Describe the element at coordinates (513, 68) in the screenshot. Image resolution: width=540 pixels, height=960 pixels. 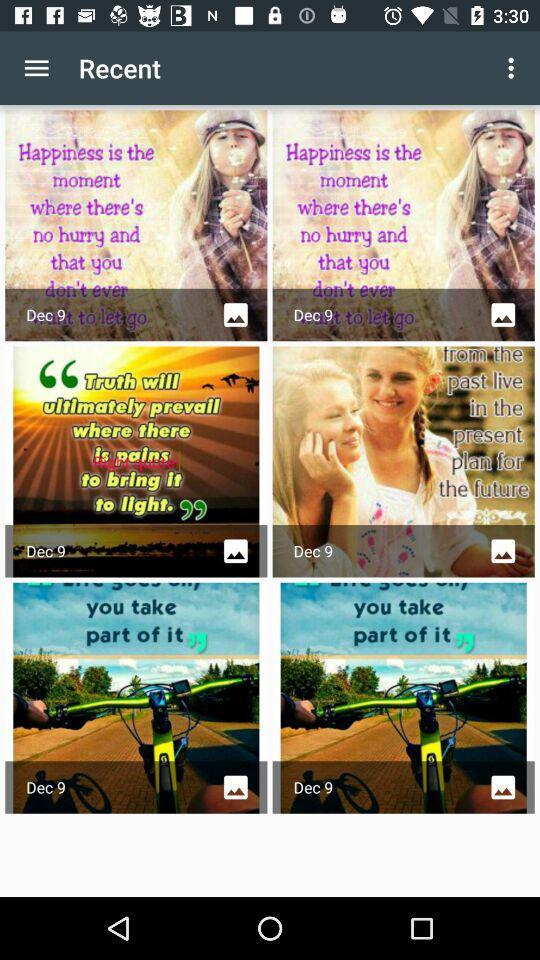
I see `the icon to the right of the recent item` at that location.